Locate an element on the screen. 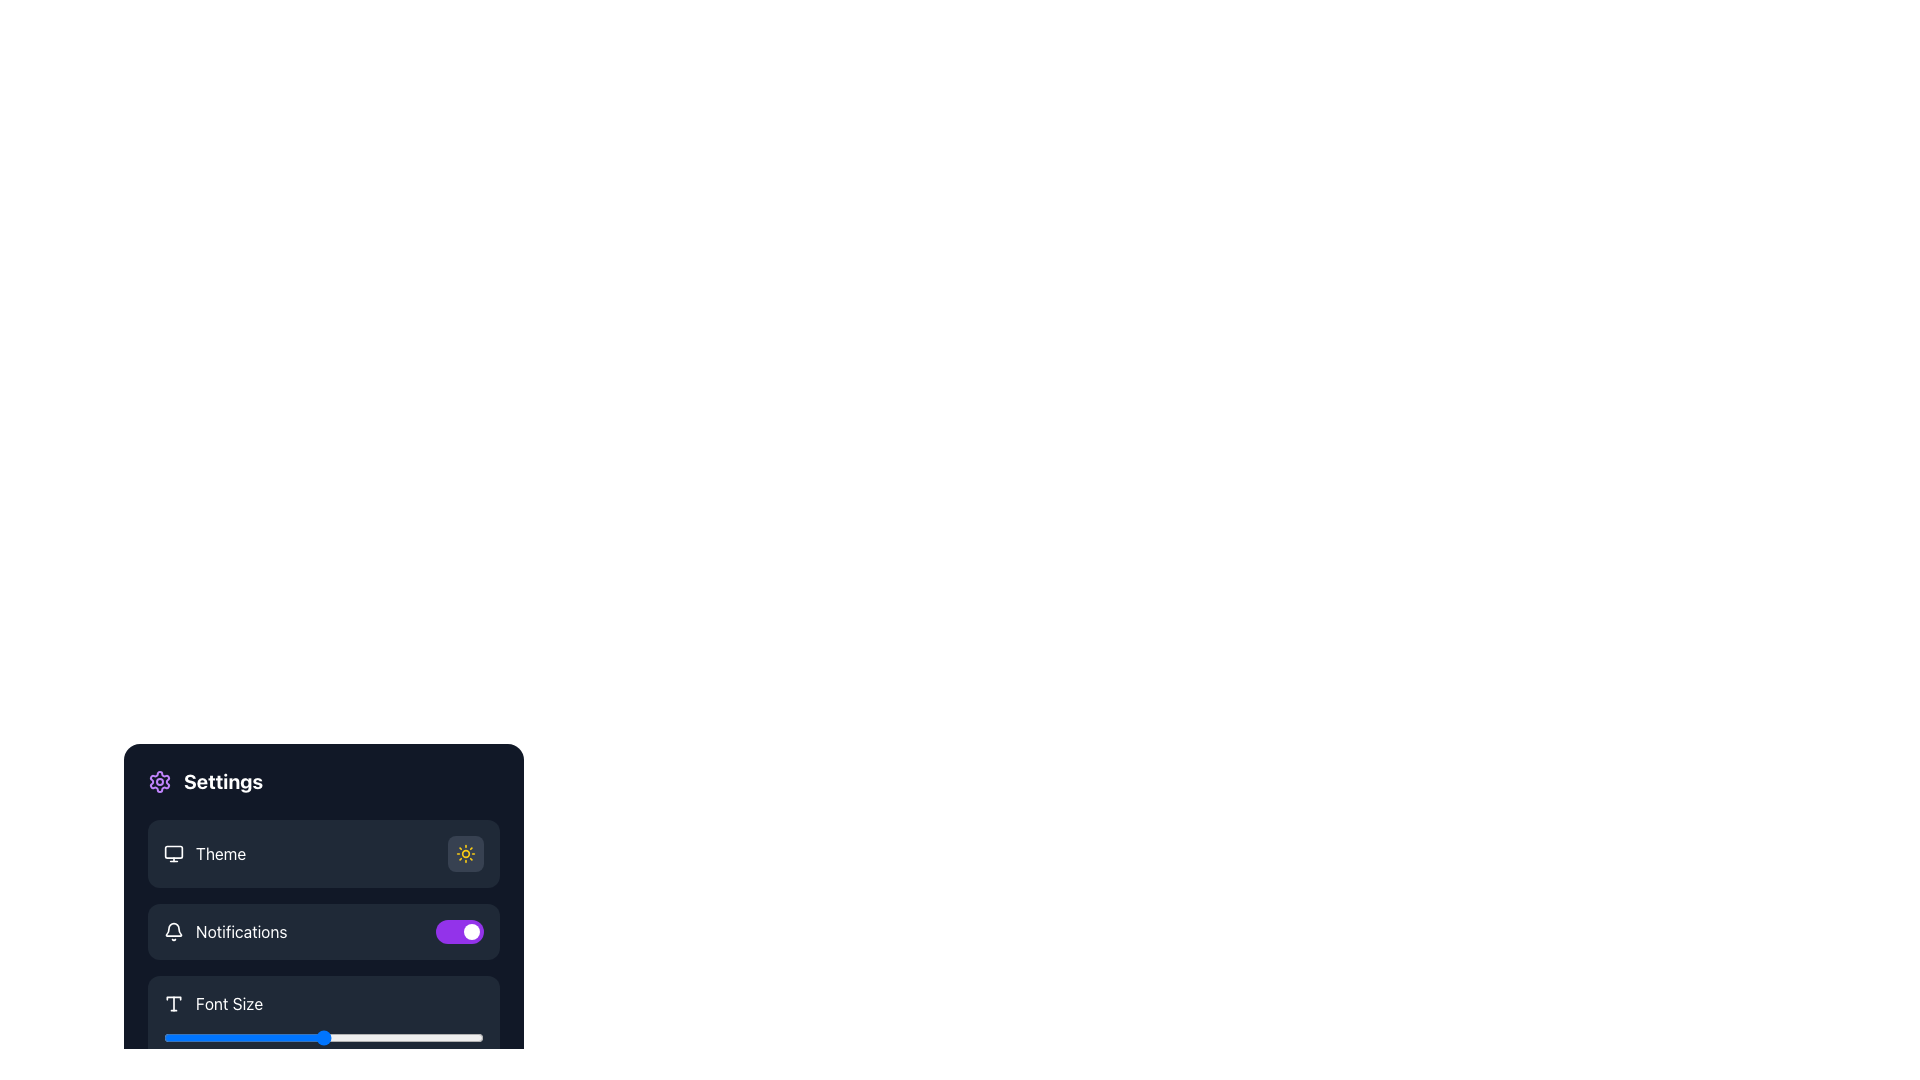 Image resolution: width=1920 pixels, height=1080 pixels. the theme icon located is located at coordinates (173, 853).